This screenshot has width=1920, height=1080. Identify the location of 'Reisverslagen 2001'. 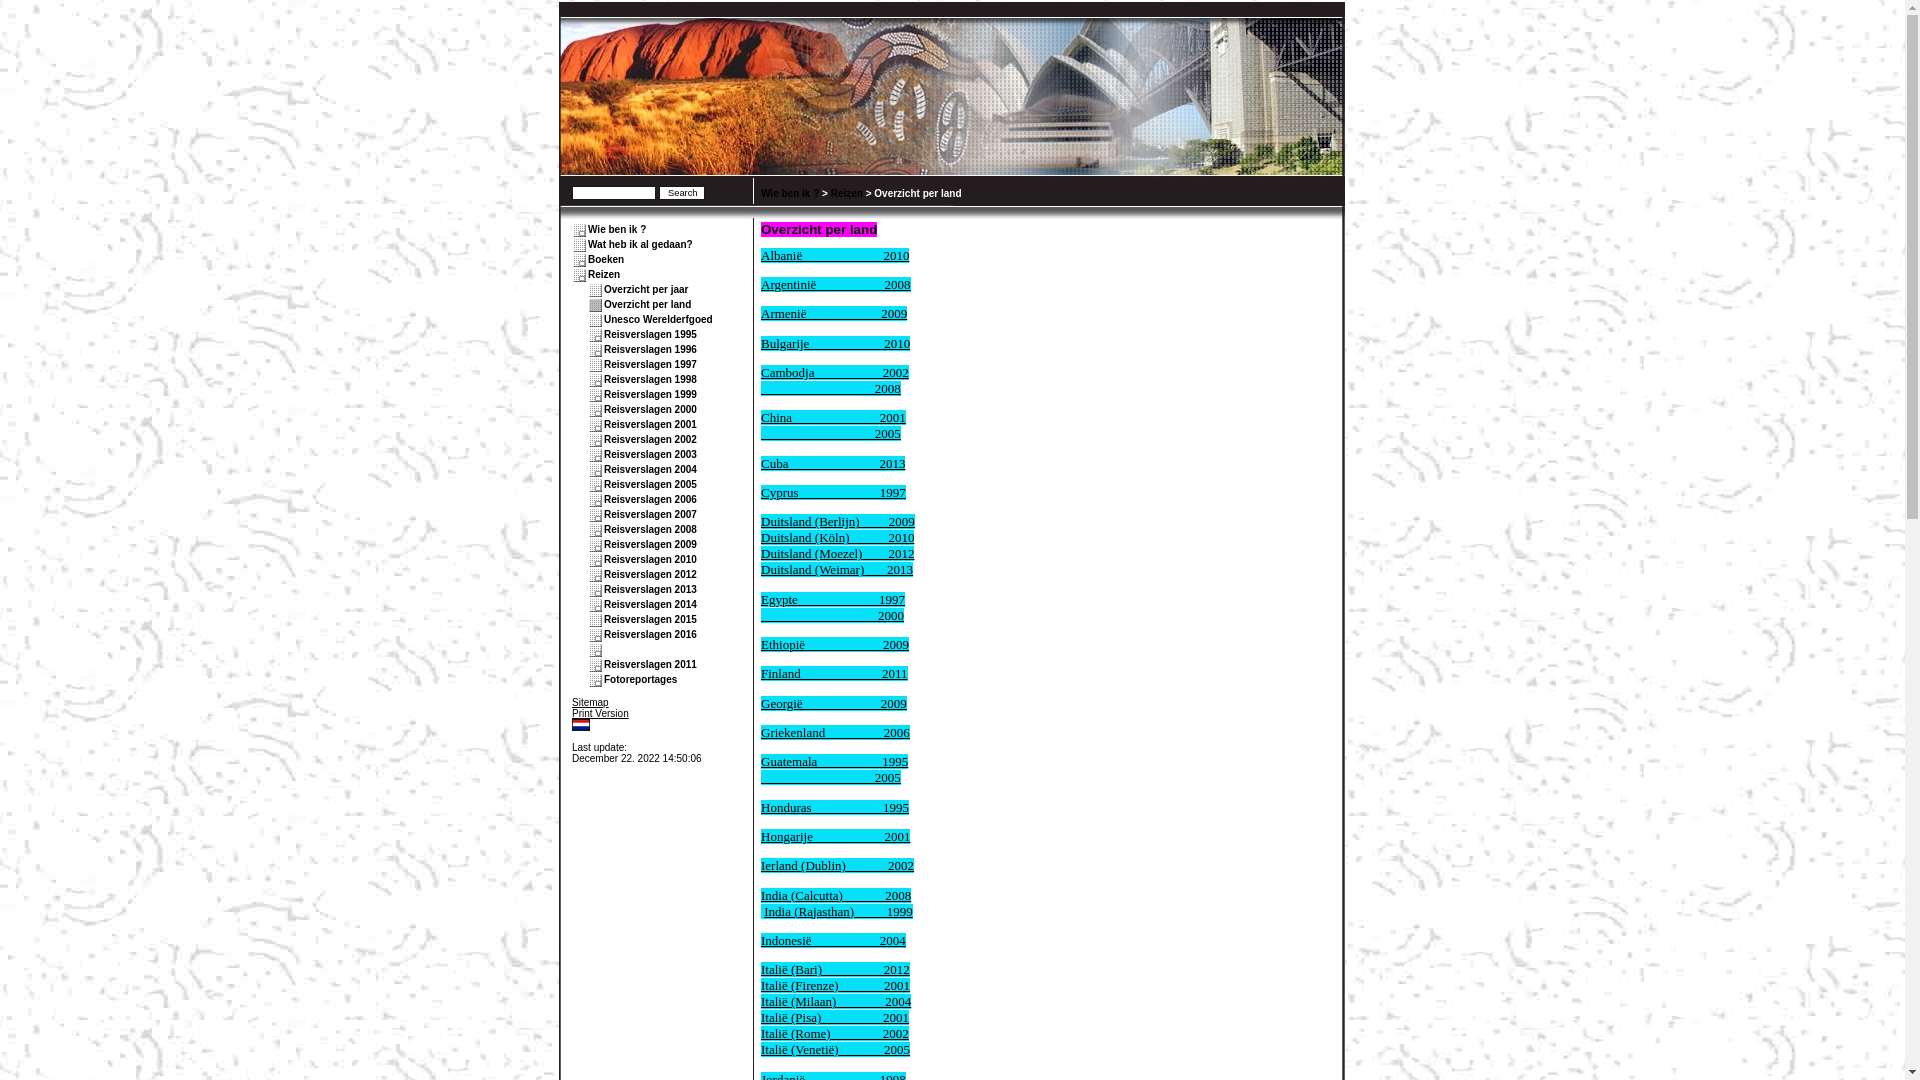
(650, 423).